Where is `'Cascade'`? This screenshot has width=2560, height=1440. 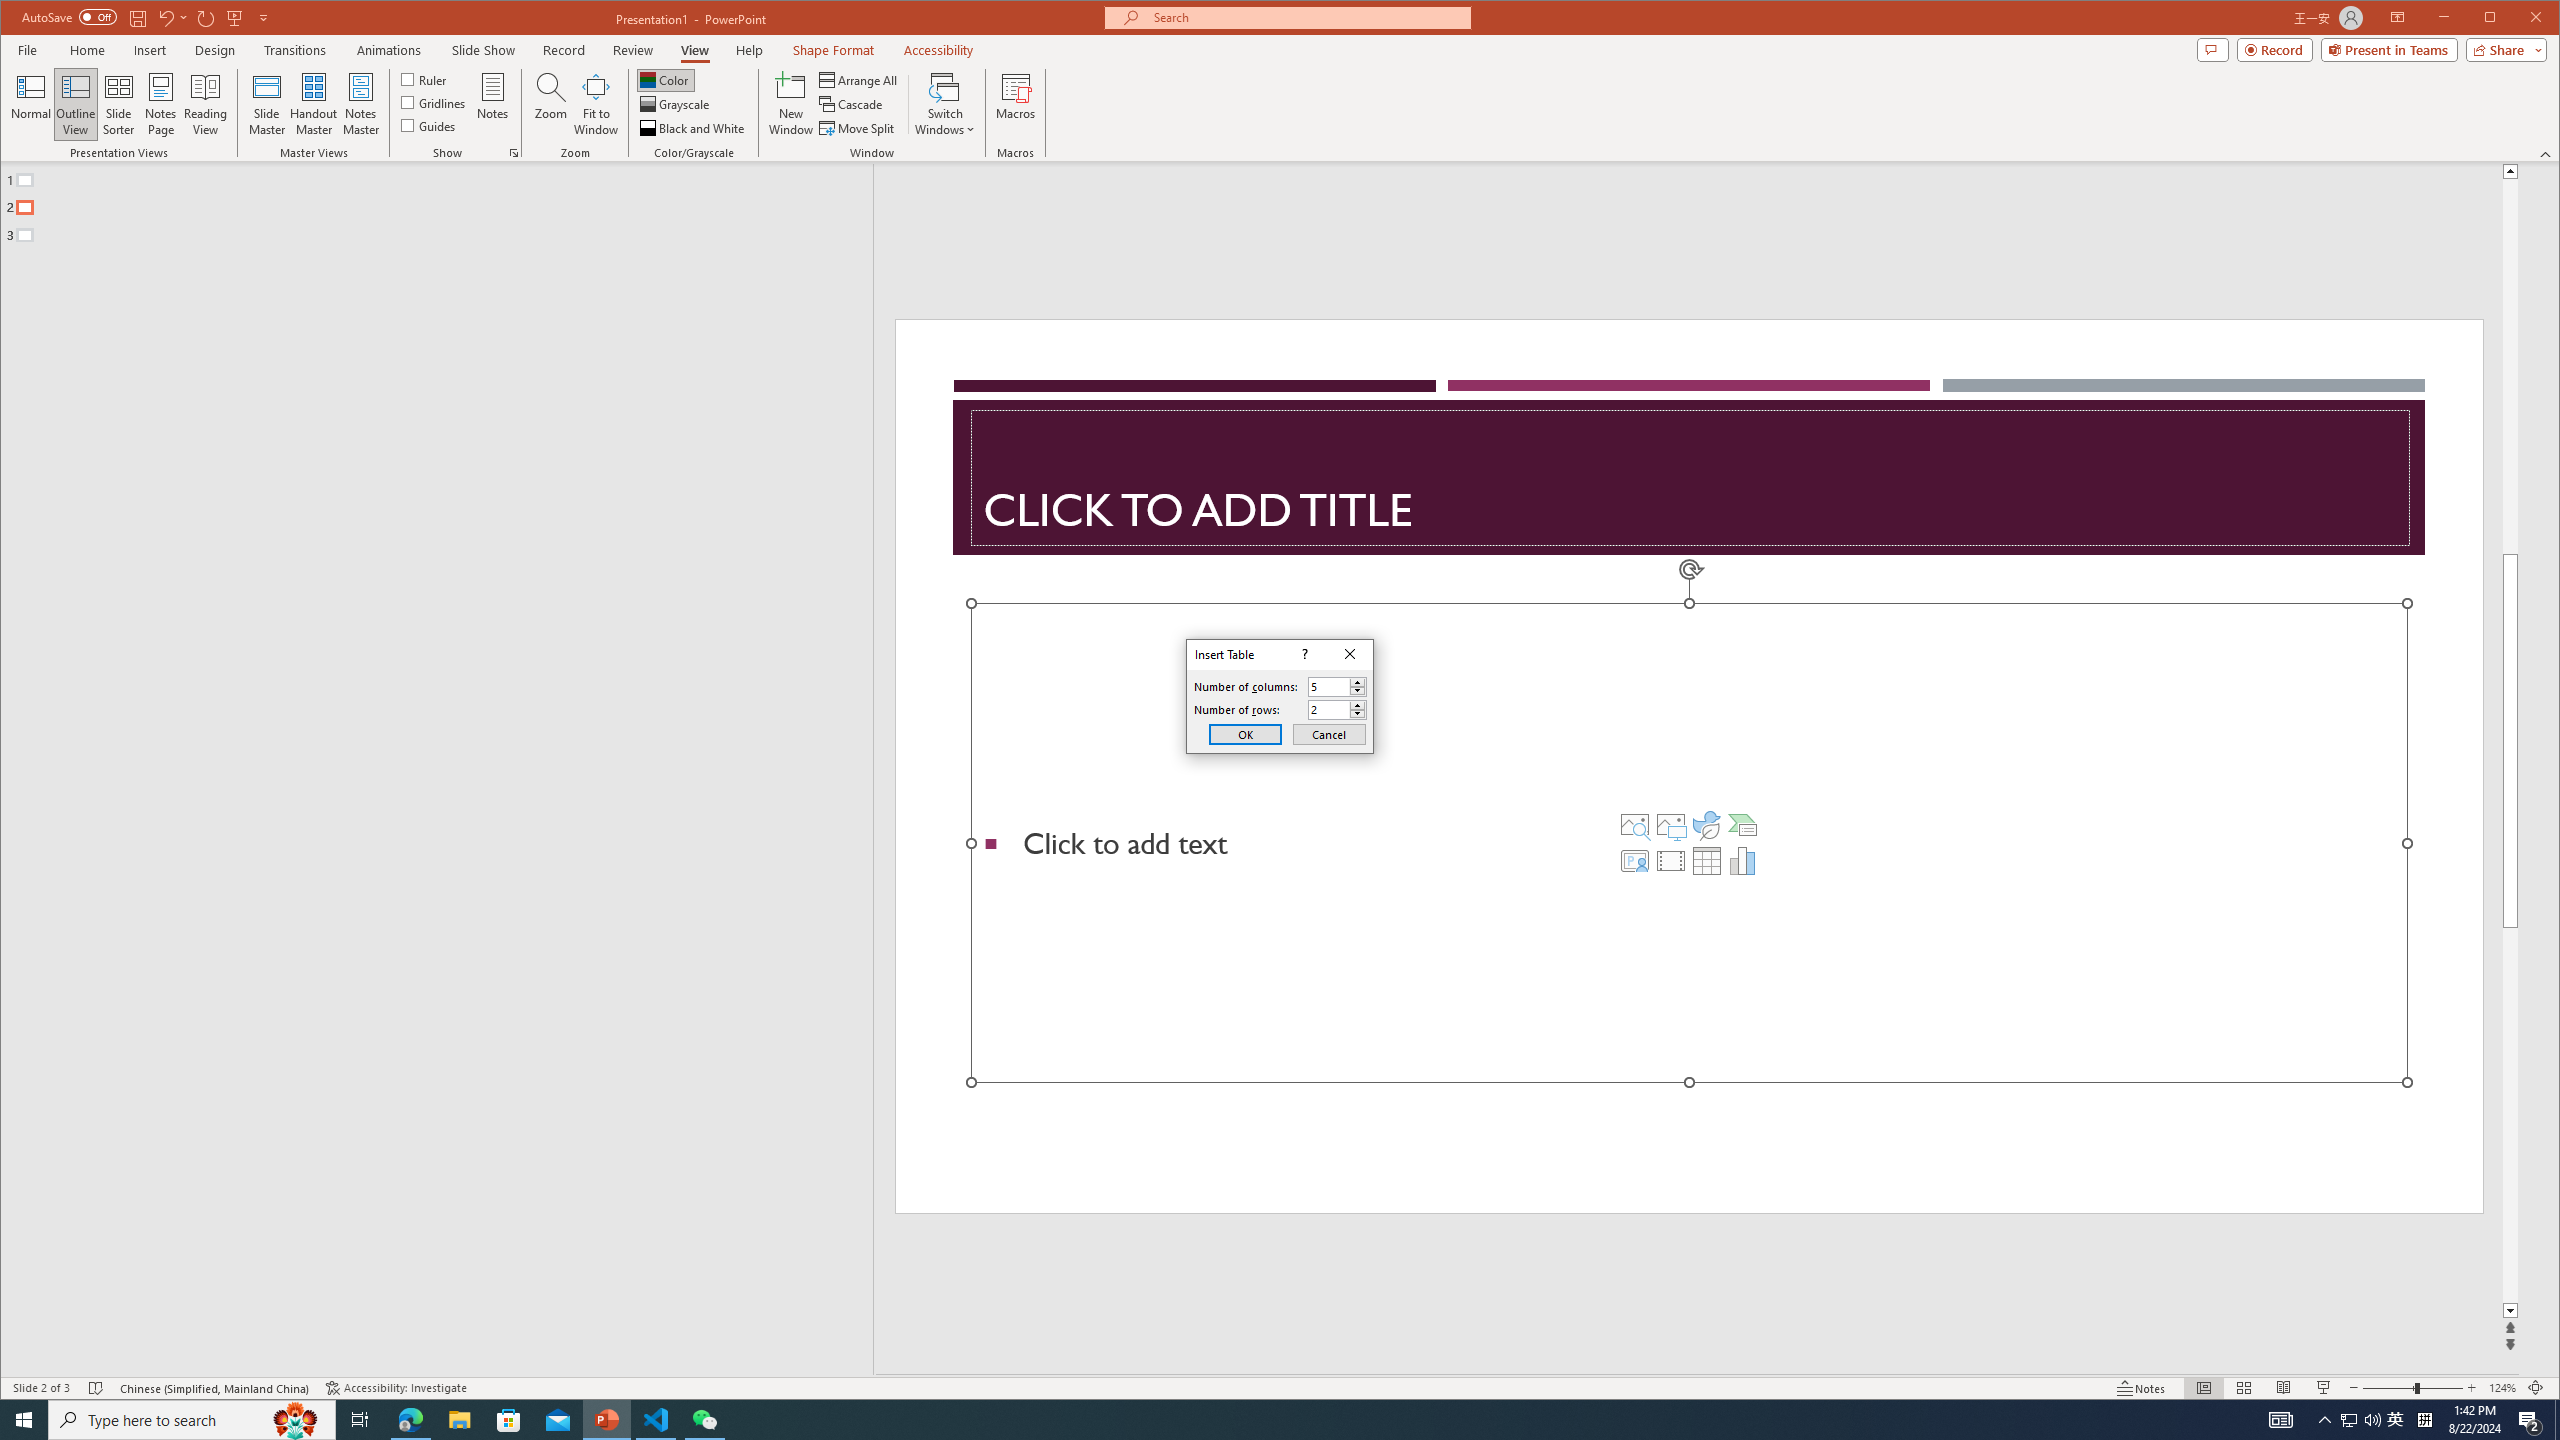 'Cascade' is located at coordinates (851, 104).